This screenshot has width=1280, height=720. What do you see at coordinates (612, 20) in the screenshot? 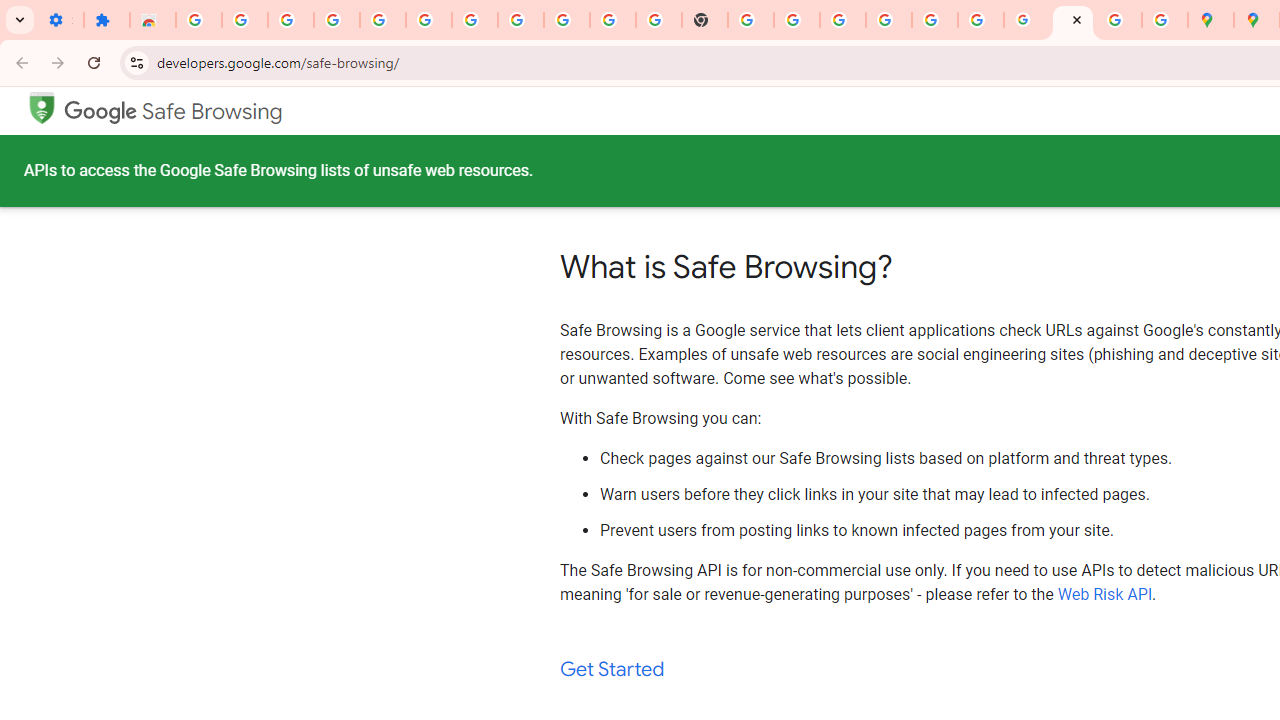
I see `'YouTube'` at bounding box center [612, 20].